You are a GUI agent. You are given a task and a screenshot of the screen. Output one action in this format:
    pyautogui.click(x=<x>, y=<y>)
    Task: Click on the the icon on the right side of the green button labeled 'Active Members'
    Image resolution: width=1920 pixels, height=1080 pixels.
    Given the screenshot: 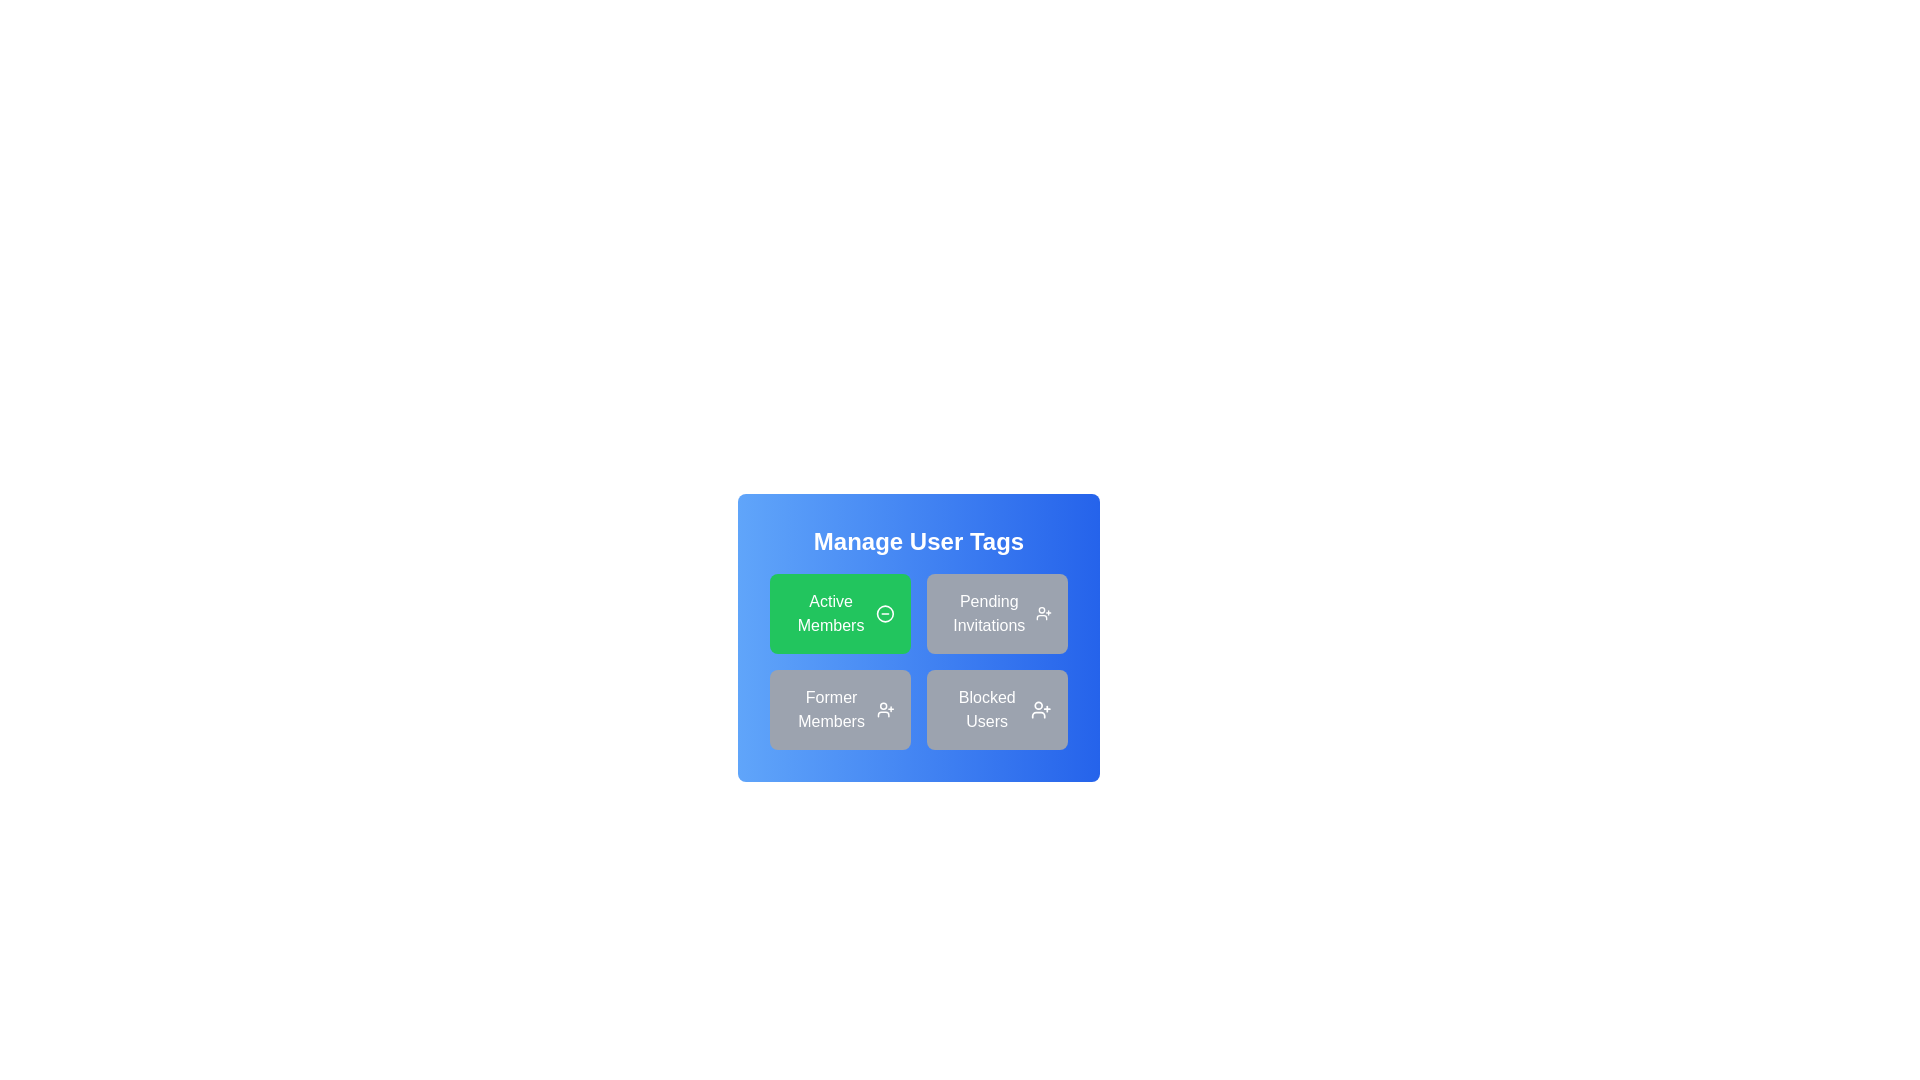 What is the action you would take?
    pyautogui.click(x=884, y=612)
    